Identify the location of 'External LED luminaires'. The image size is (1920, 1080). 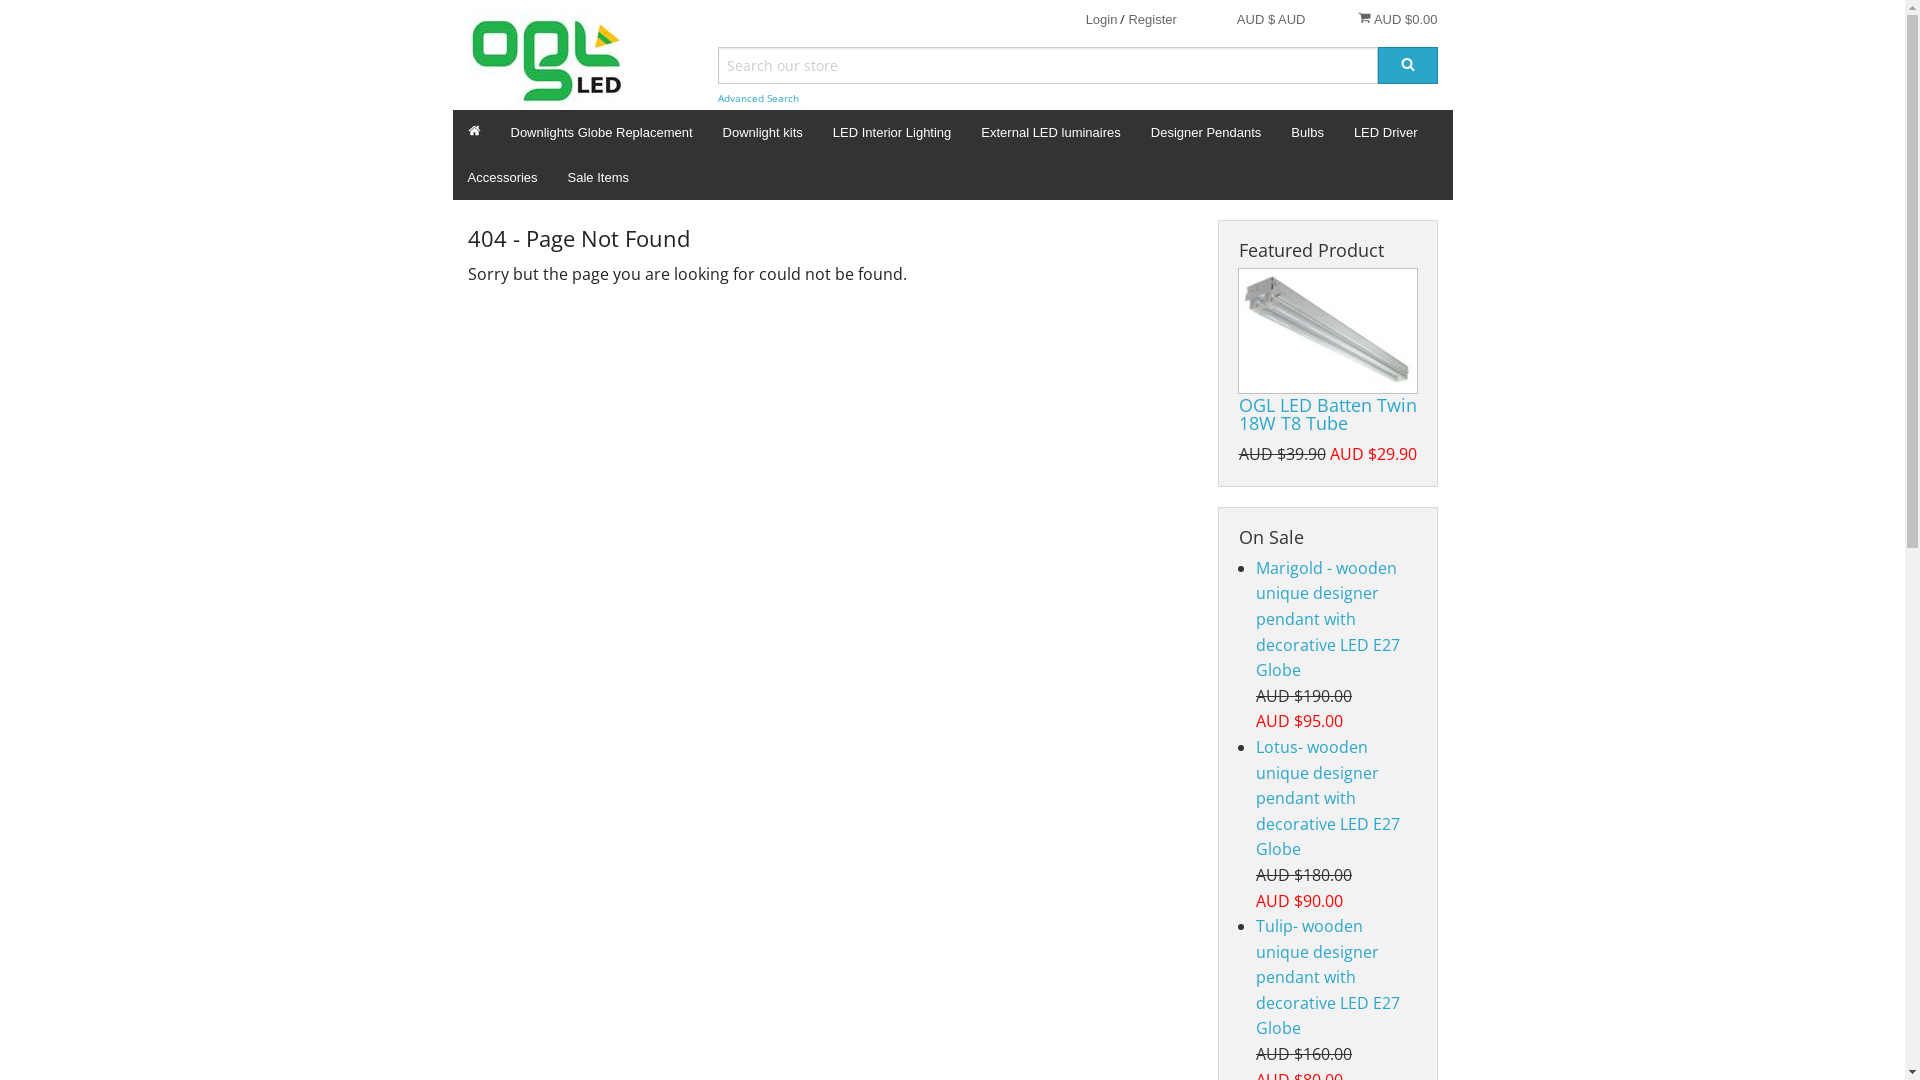
(1049, 132).